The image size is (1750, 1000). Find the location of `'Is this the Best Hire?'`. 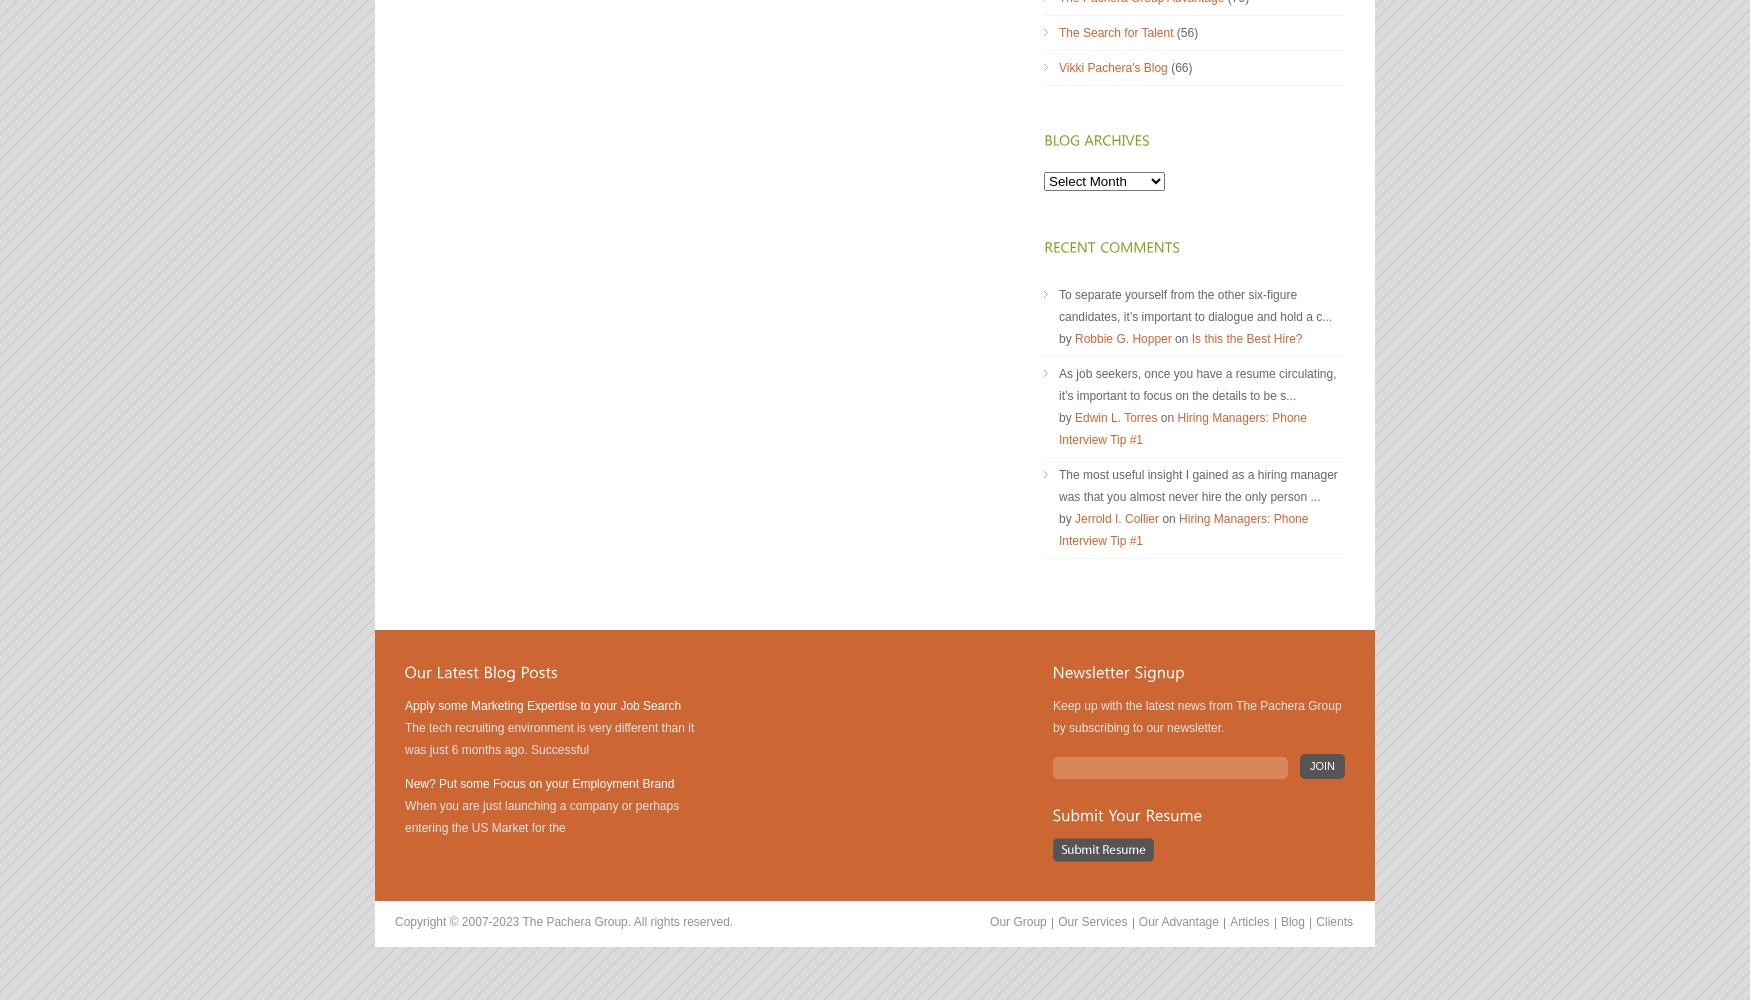

'Is this the Best Hire?' is located at coordinates (1191, 338).